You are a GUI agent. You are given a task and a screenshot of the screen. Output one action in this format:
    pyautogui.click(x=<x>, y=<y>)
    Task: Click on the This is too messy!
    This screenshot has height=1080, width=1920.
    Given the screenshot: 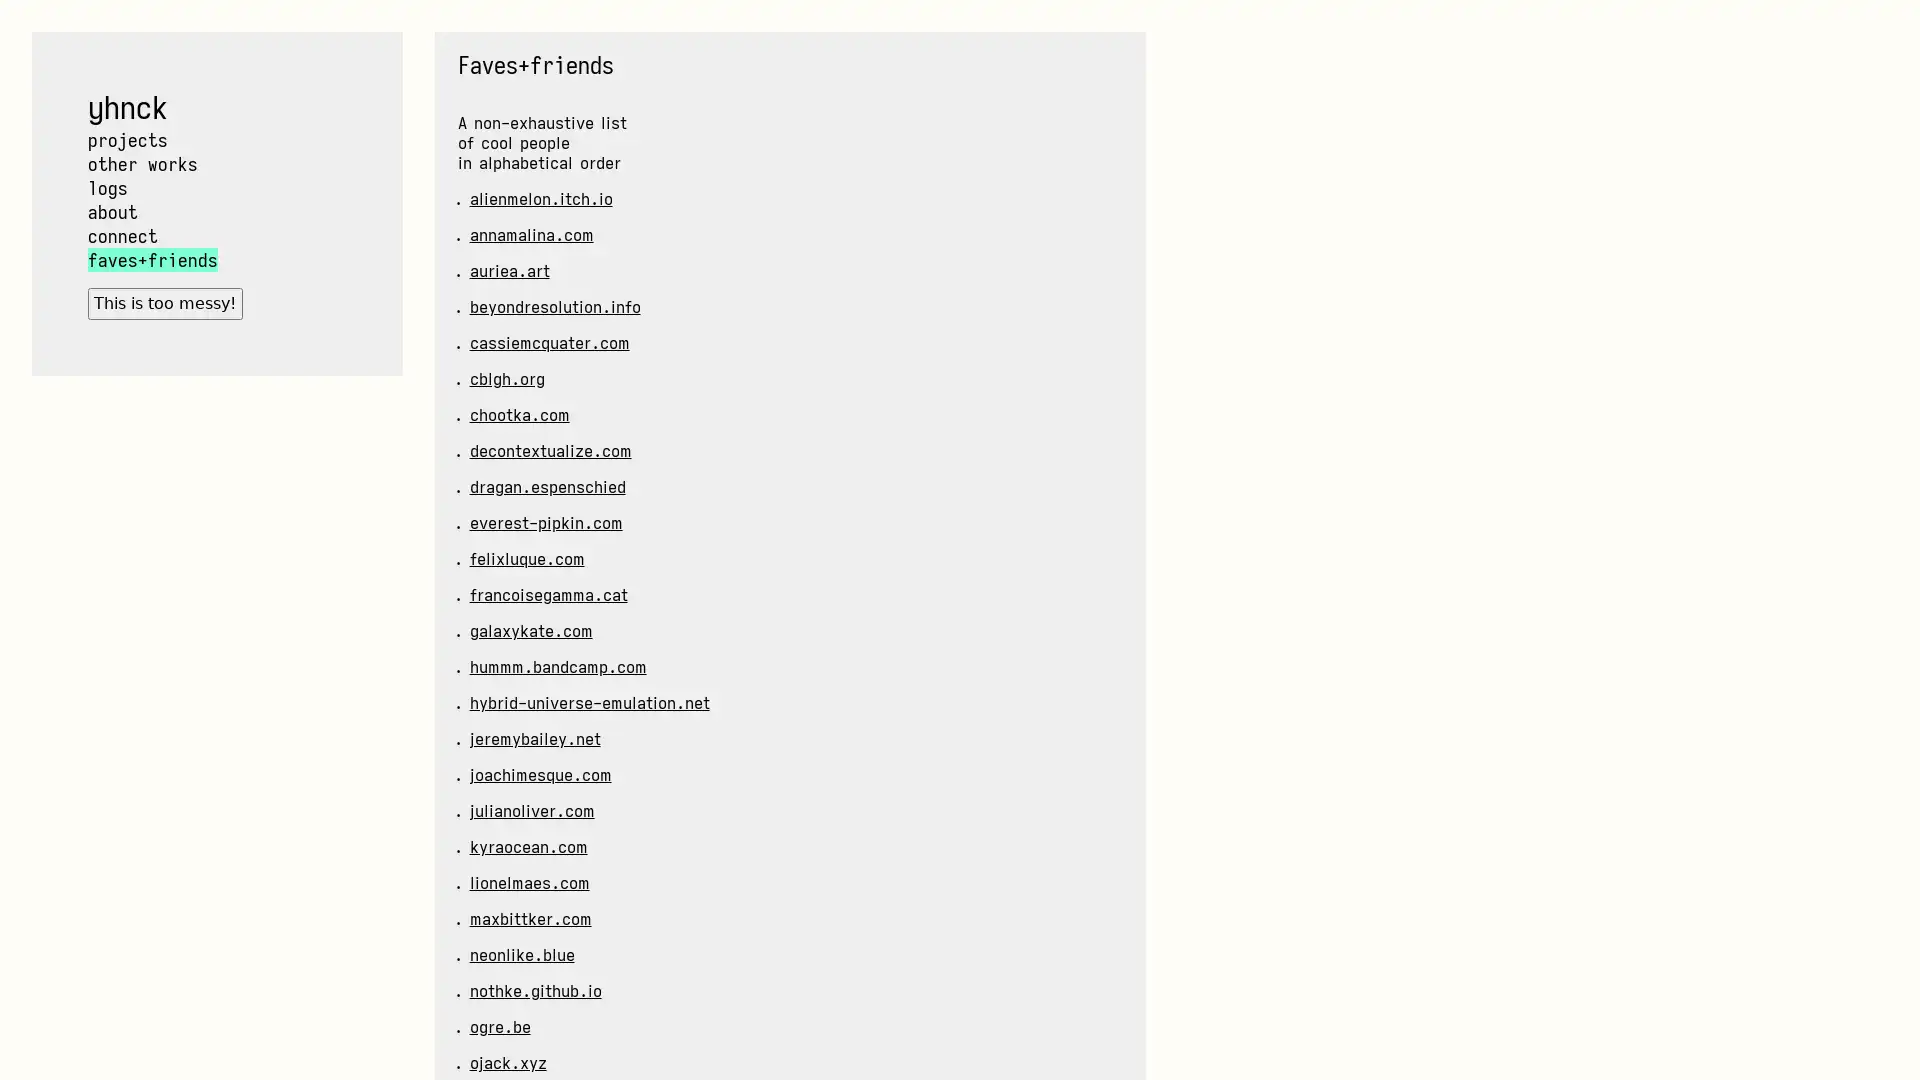 What is the action you would take?
    pyautogui.click(x=164, y=303)
    